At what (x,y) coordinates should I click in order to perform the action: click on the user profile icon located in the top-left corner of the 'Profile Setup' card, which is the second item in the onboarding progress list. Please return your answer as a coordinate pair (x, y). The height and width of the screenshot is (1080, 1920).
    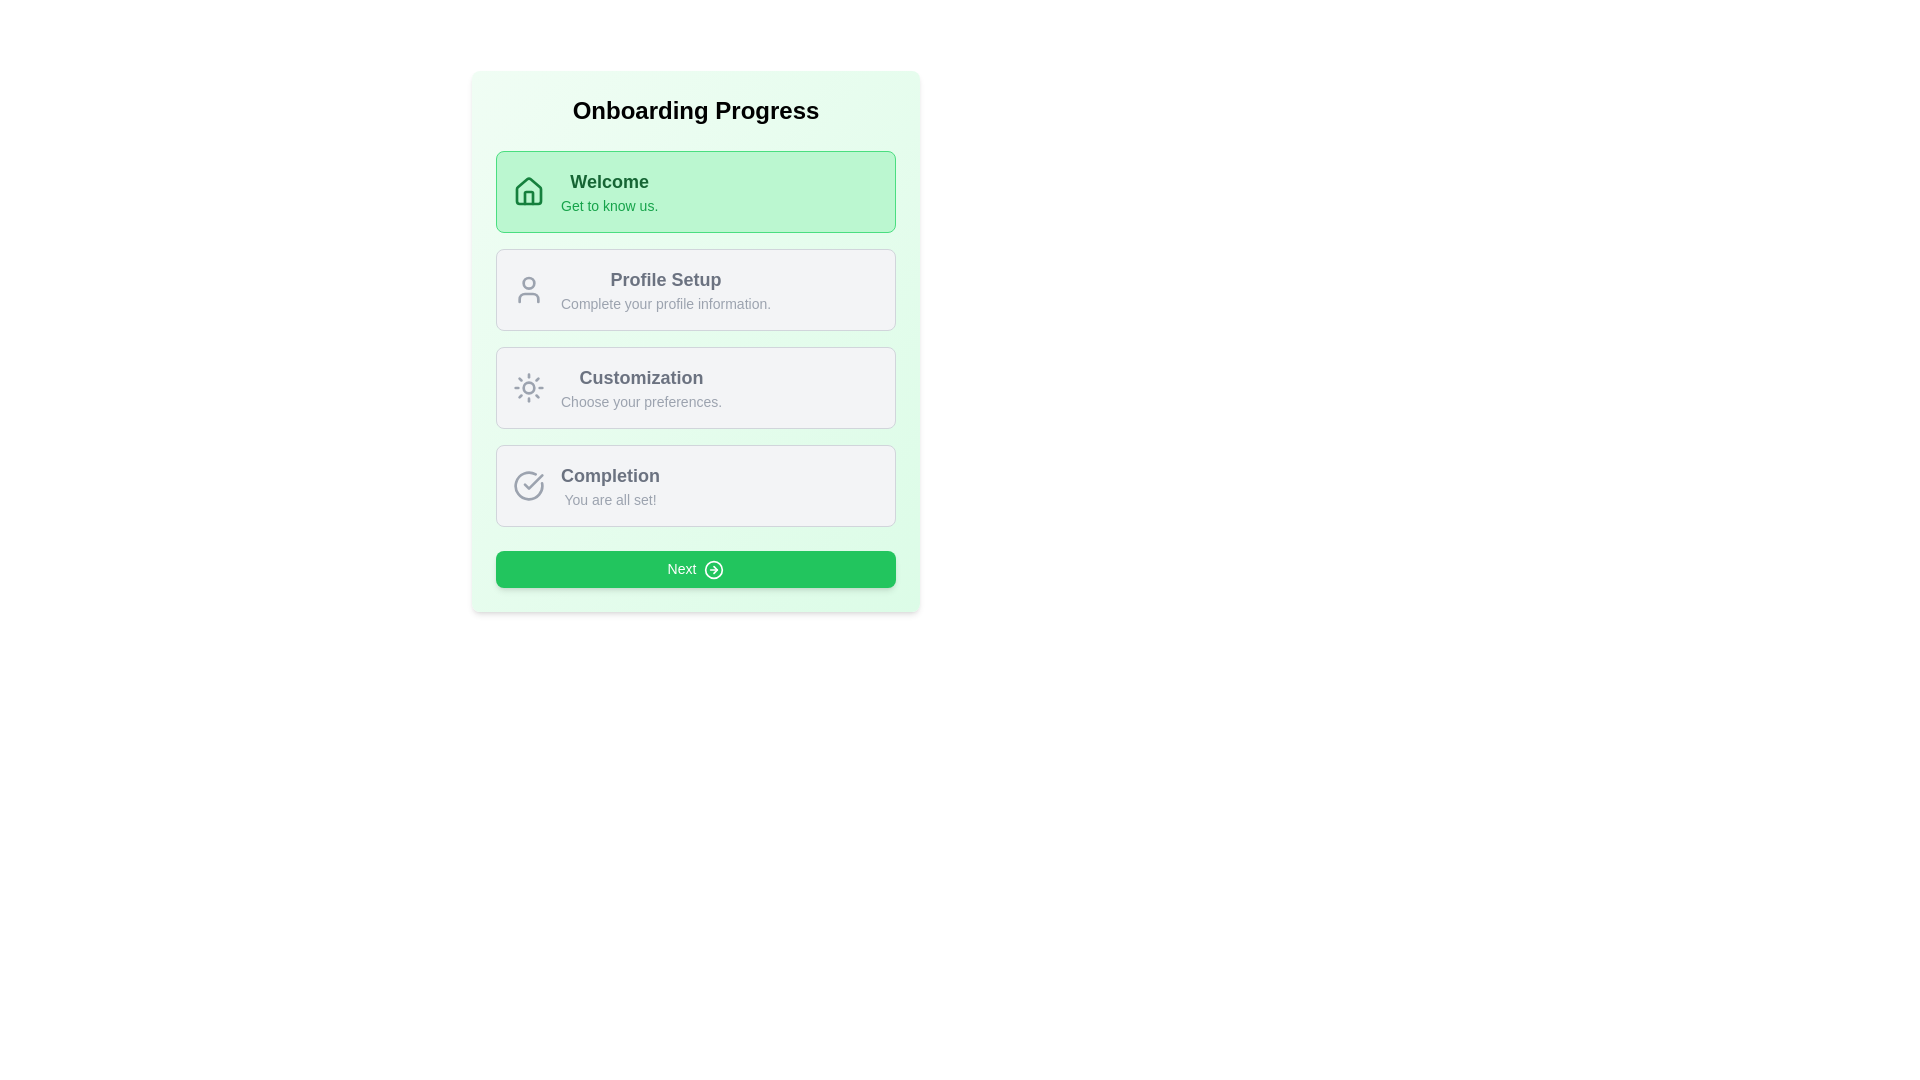
    Looking at the image, I should click on (528, 289).